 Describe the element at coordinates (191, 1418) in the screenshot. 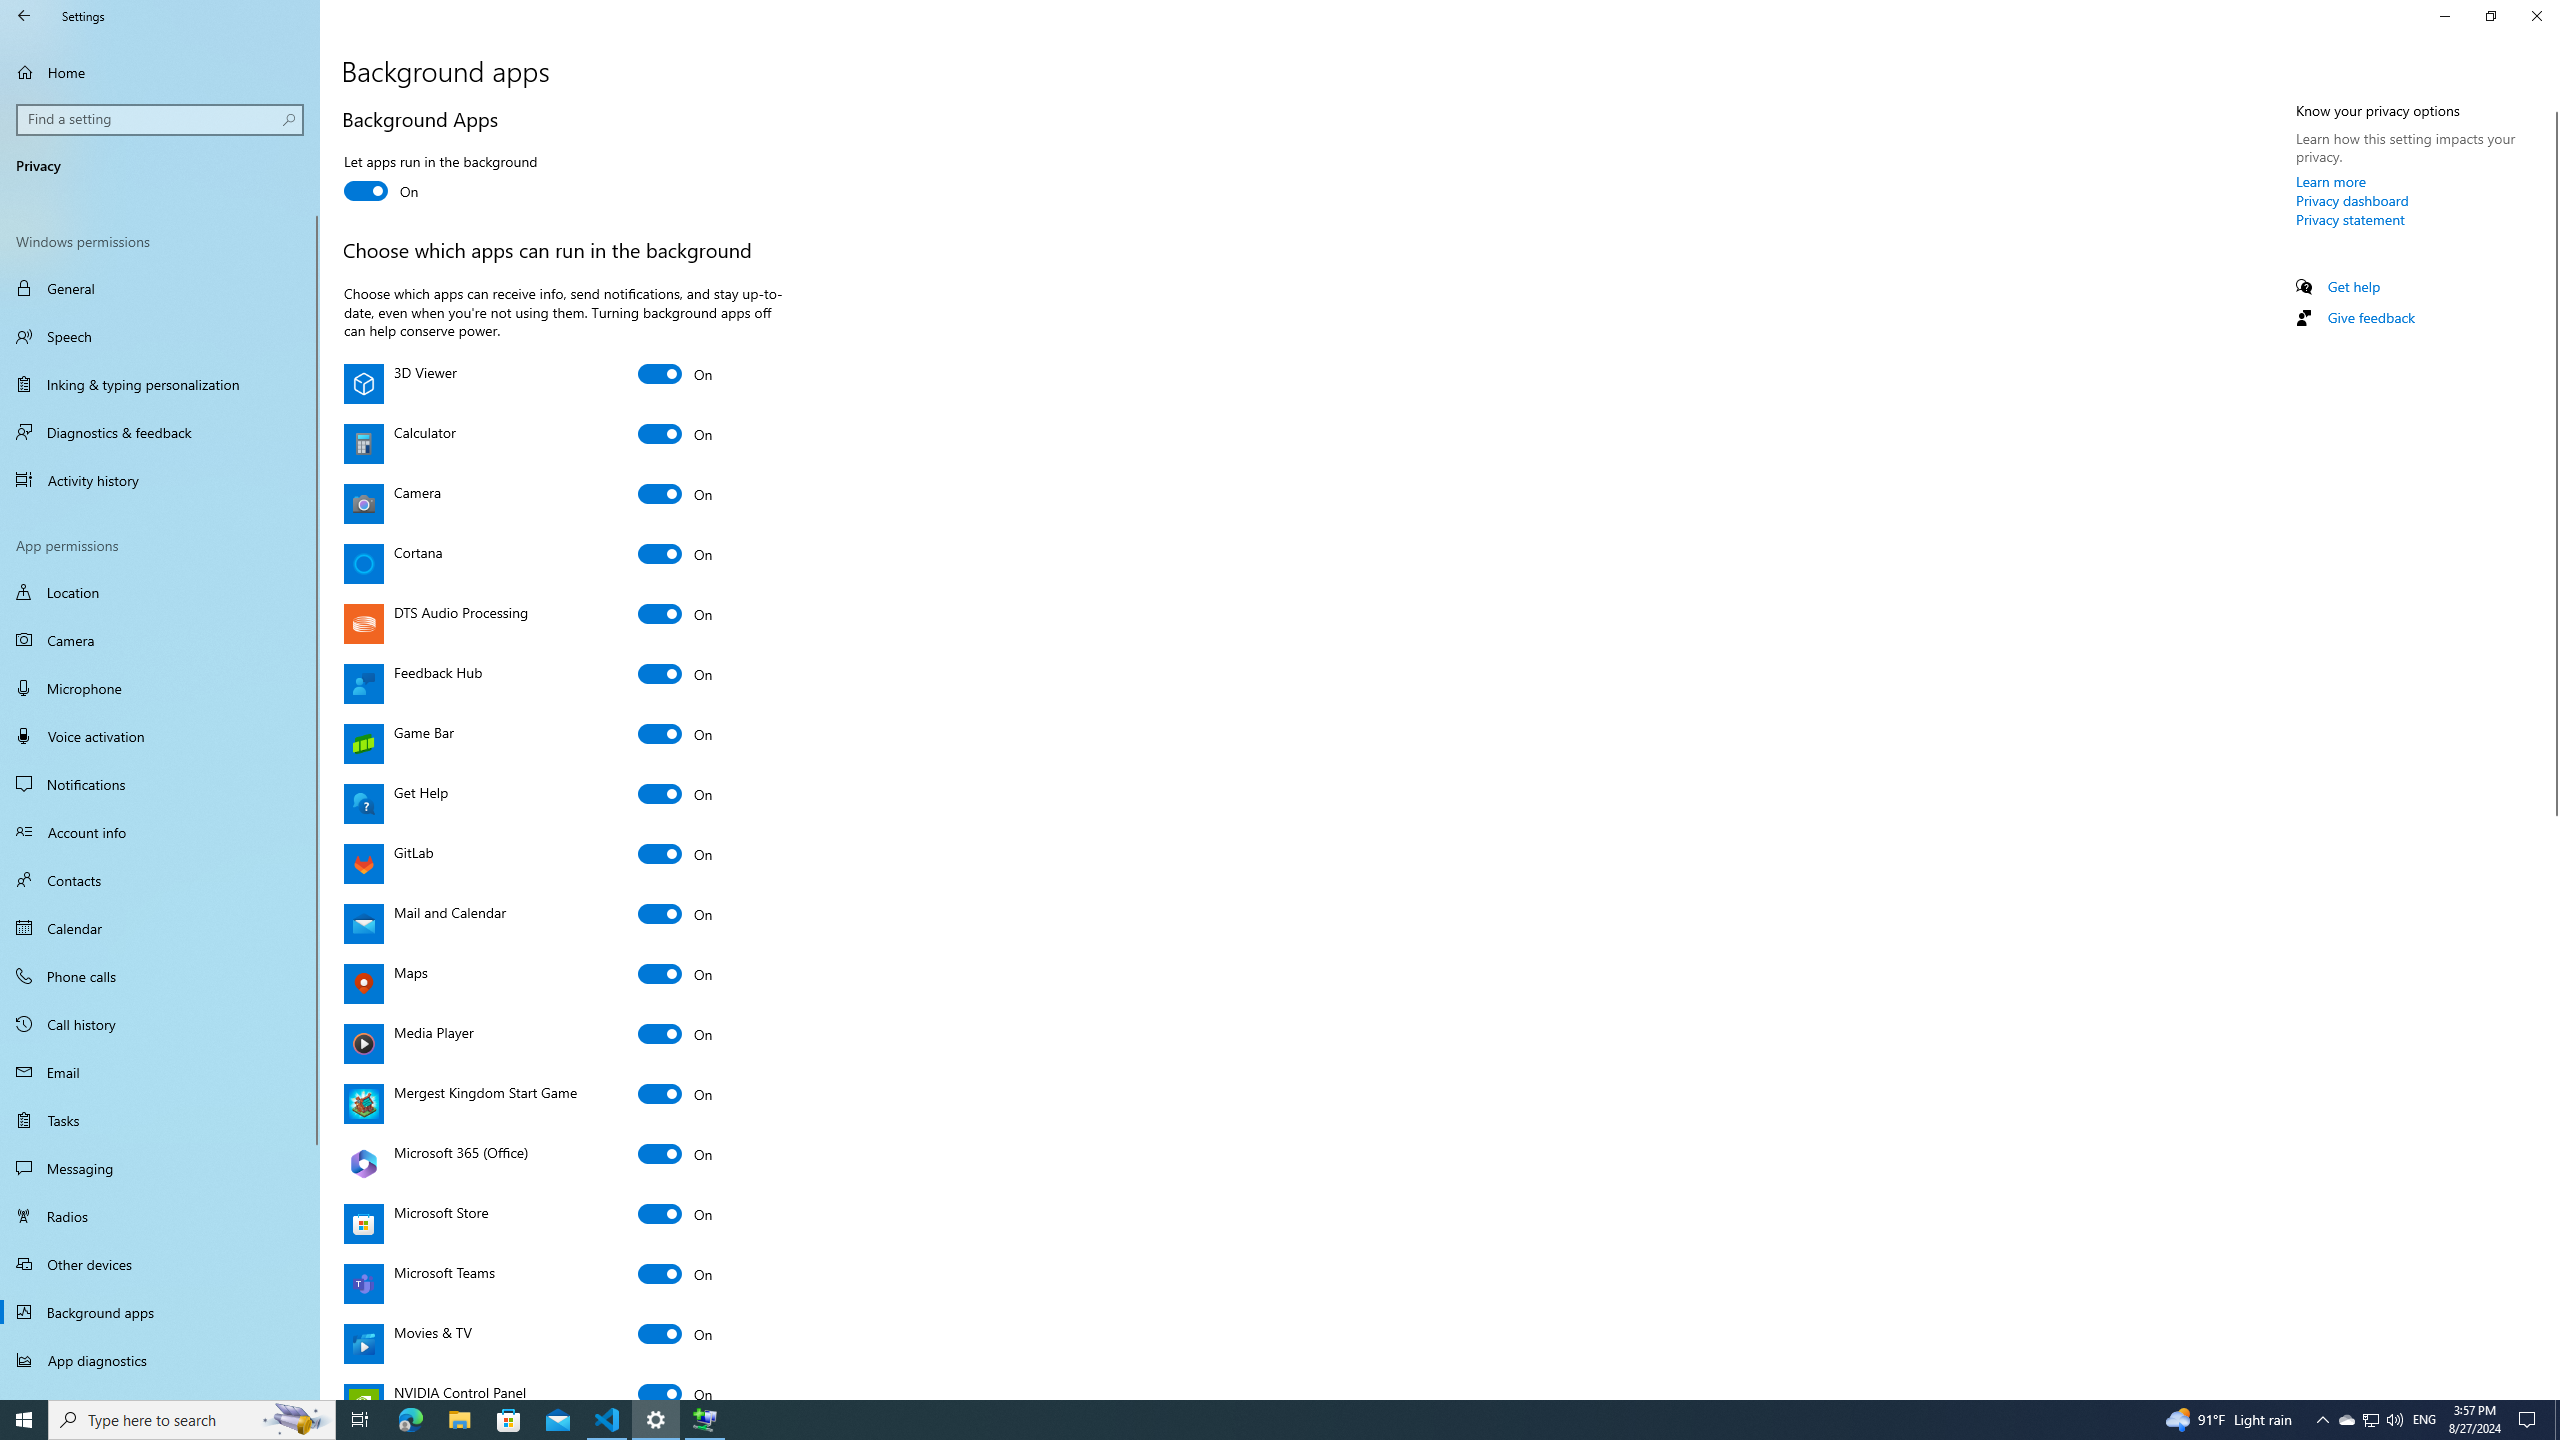

I see `'Type here to search'` at that location.